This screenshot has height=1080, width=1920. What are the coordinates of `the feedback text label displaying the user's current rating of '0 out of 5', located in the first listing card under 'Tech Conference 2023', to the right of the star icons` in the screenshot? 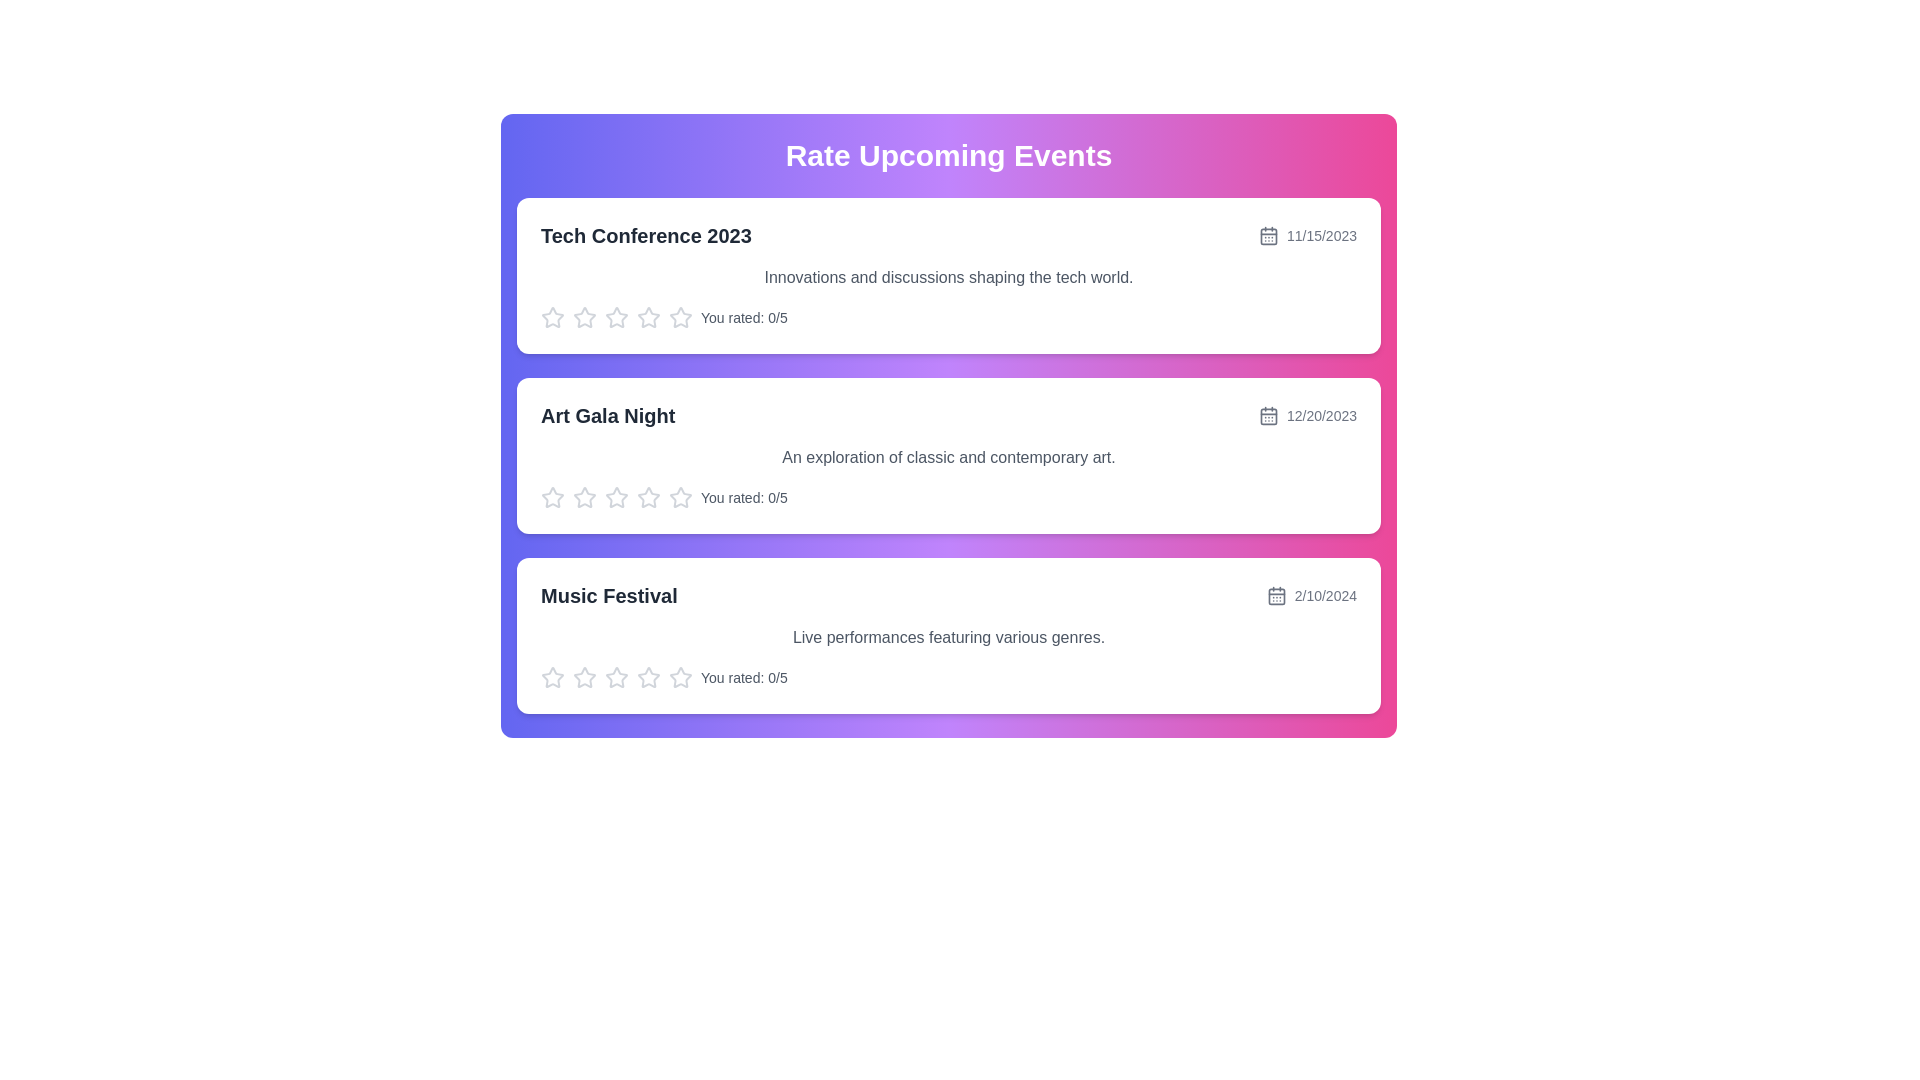 It's located at (743, 316).